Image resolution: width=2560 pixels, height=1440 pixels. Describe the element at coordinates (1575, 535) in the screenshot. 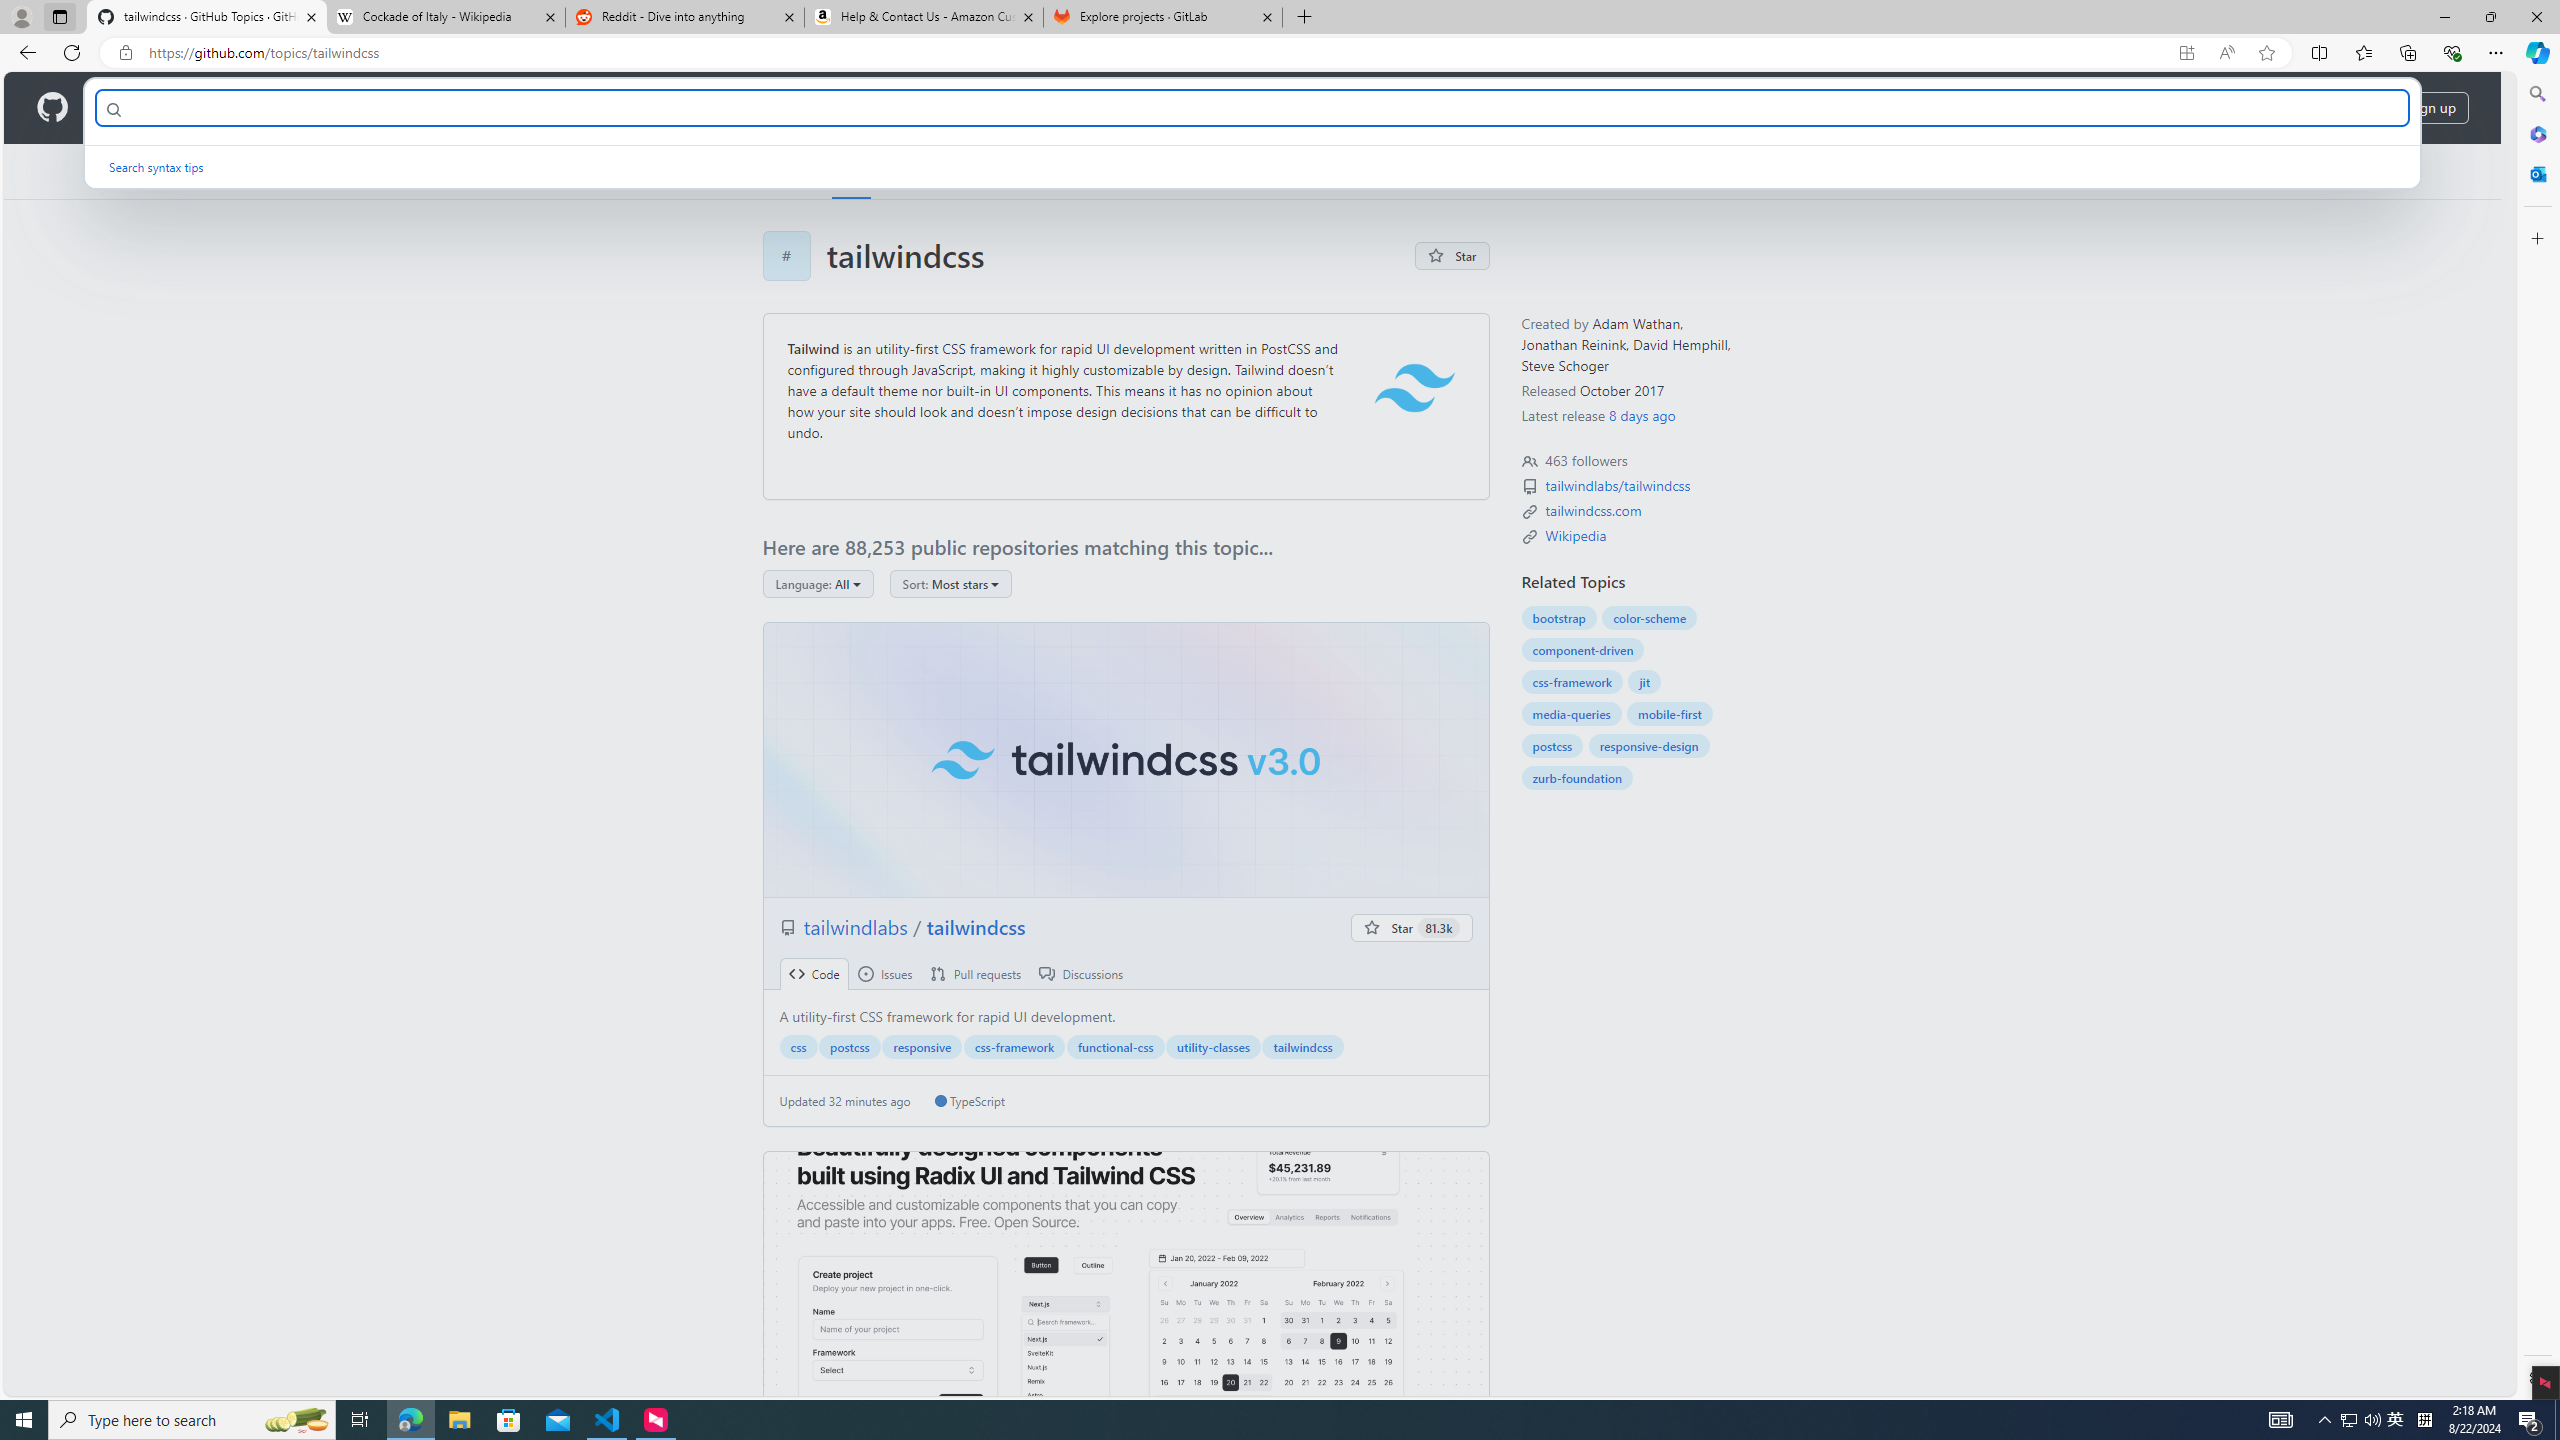

I see `'en.wikipedia.org/wiki/Tailwind_CSS'` at that location.